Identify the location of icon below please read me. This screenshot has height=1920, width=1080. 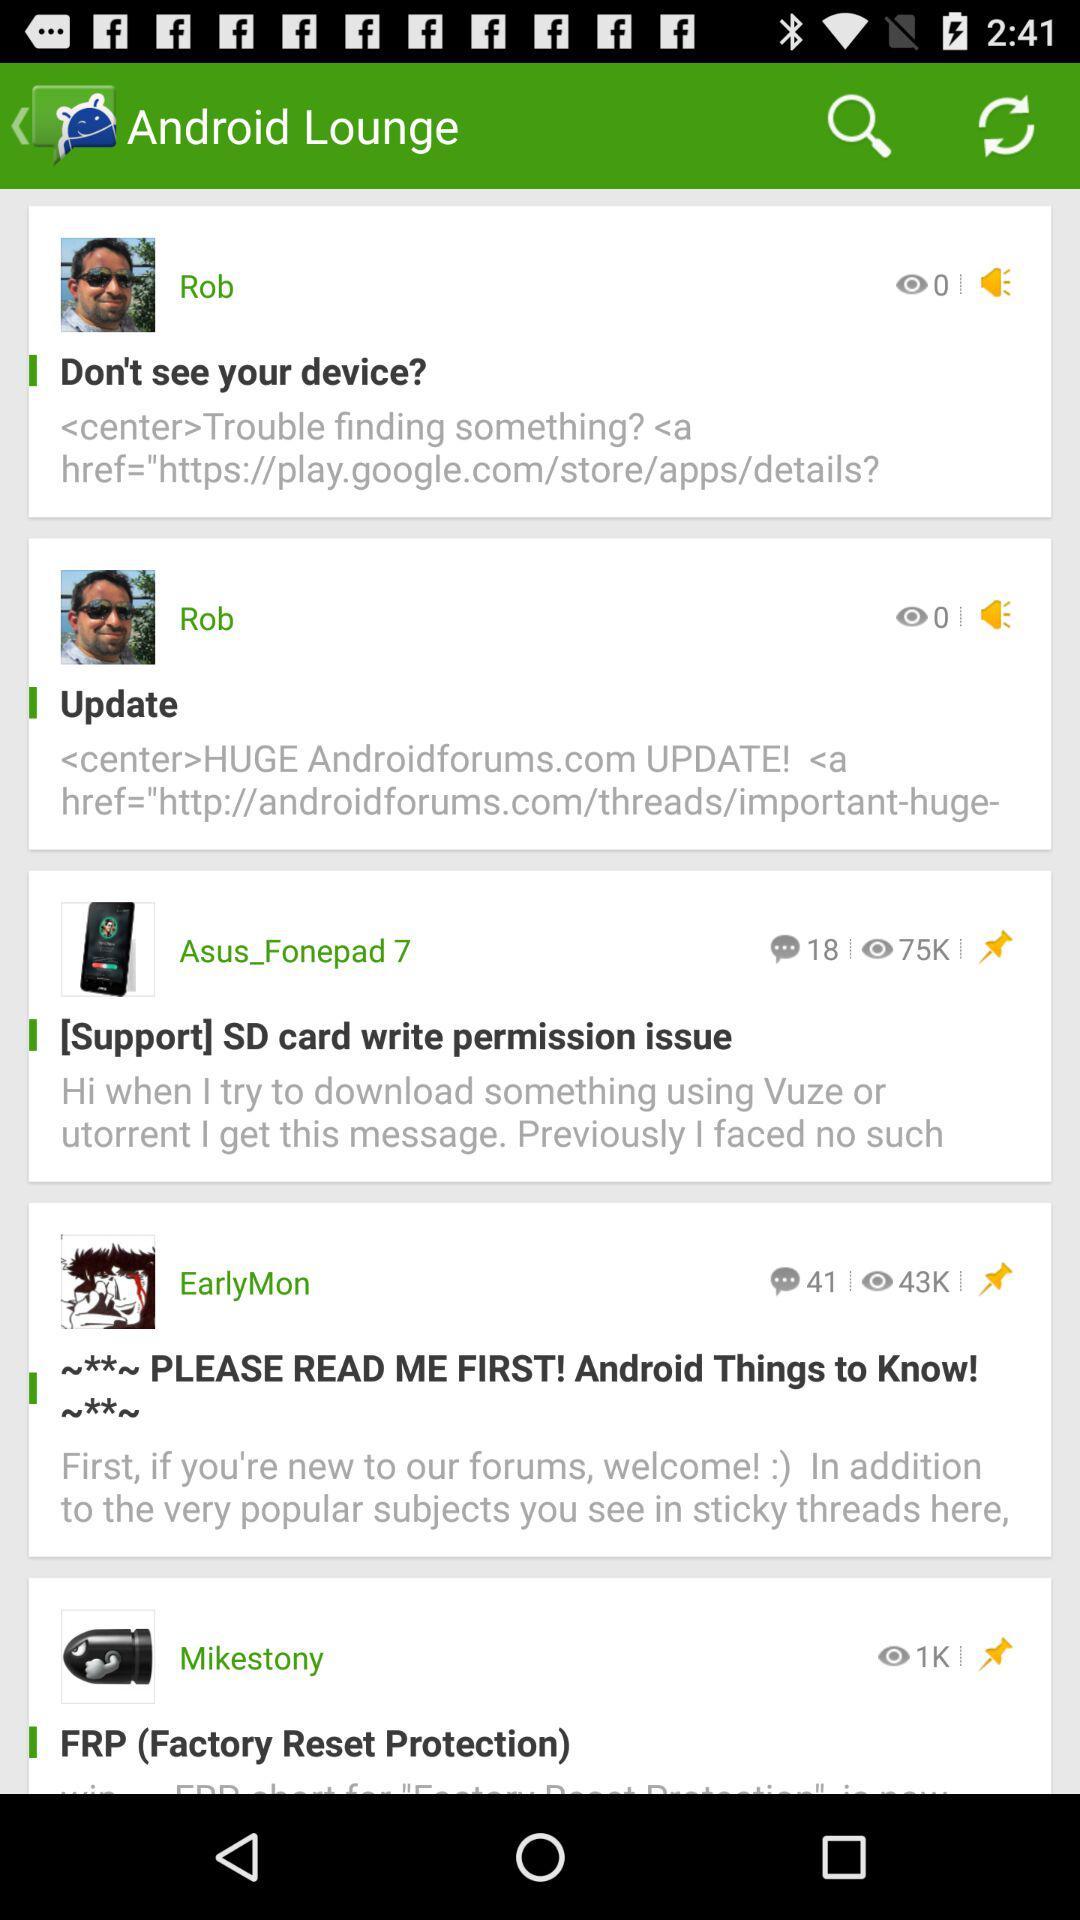
(540, 1498).